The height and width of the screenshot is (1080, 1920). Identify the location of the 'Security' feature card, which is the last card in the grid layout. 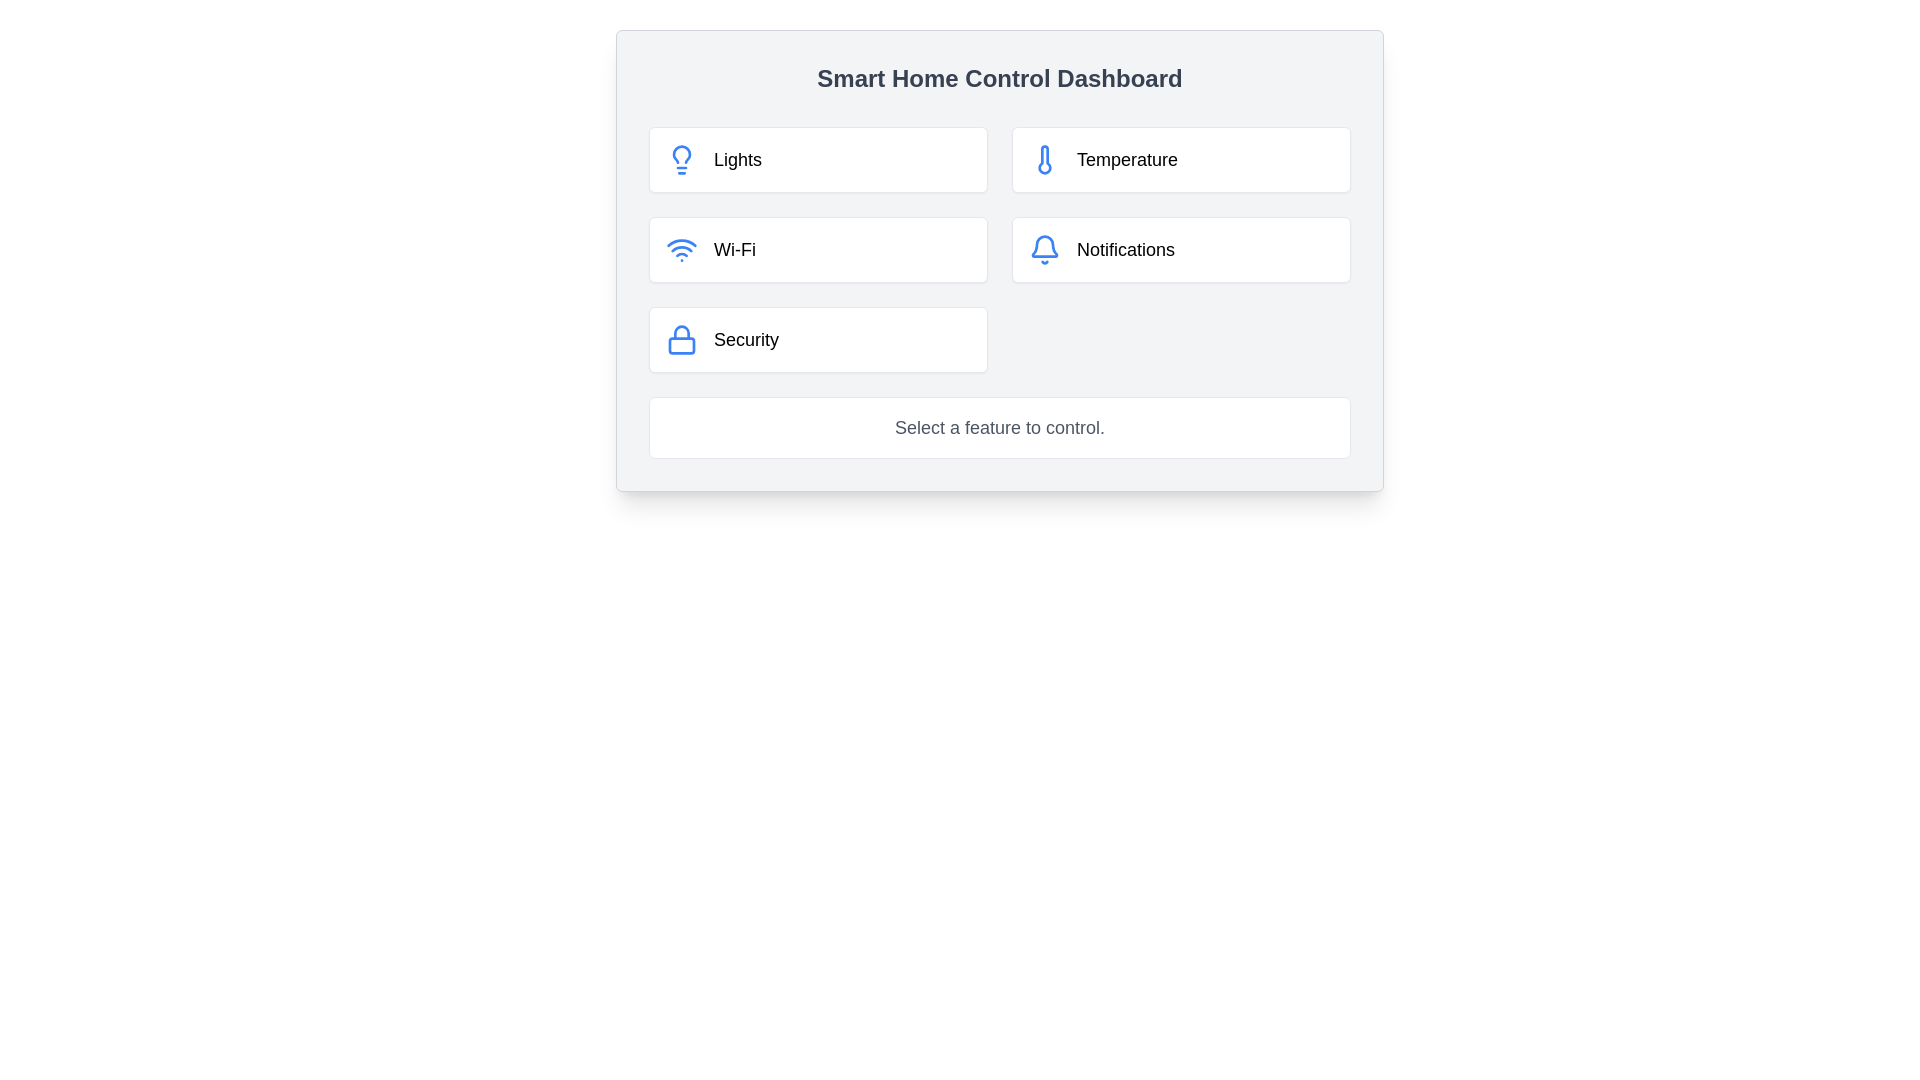
(818, 338).